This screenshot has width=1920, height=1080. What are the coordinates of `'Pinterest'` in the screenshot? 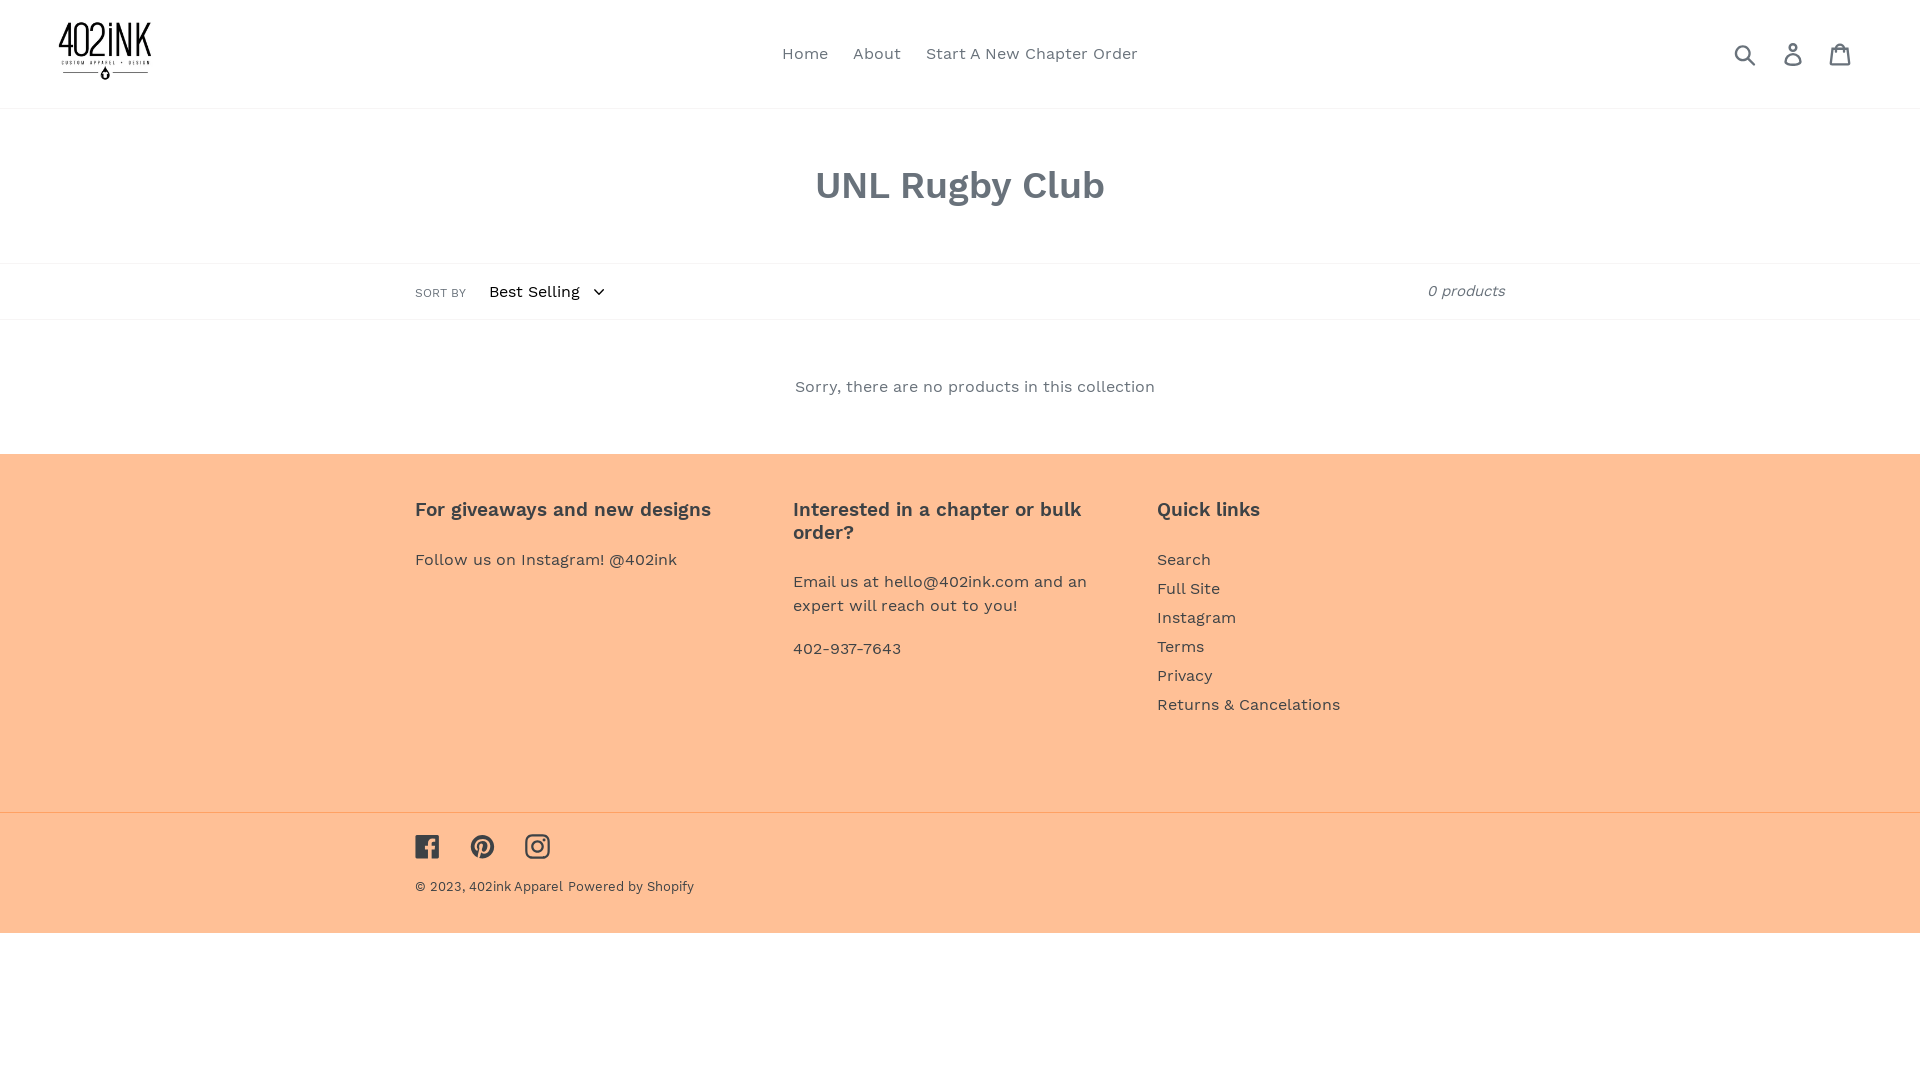 It's located at (482, 845).